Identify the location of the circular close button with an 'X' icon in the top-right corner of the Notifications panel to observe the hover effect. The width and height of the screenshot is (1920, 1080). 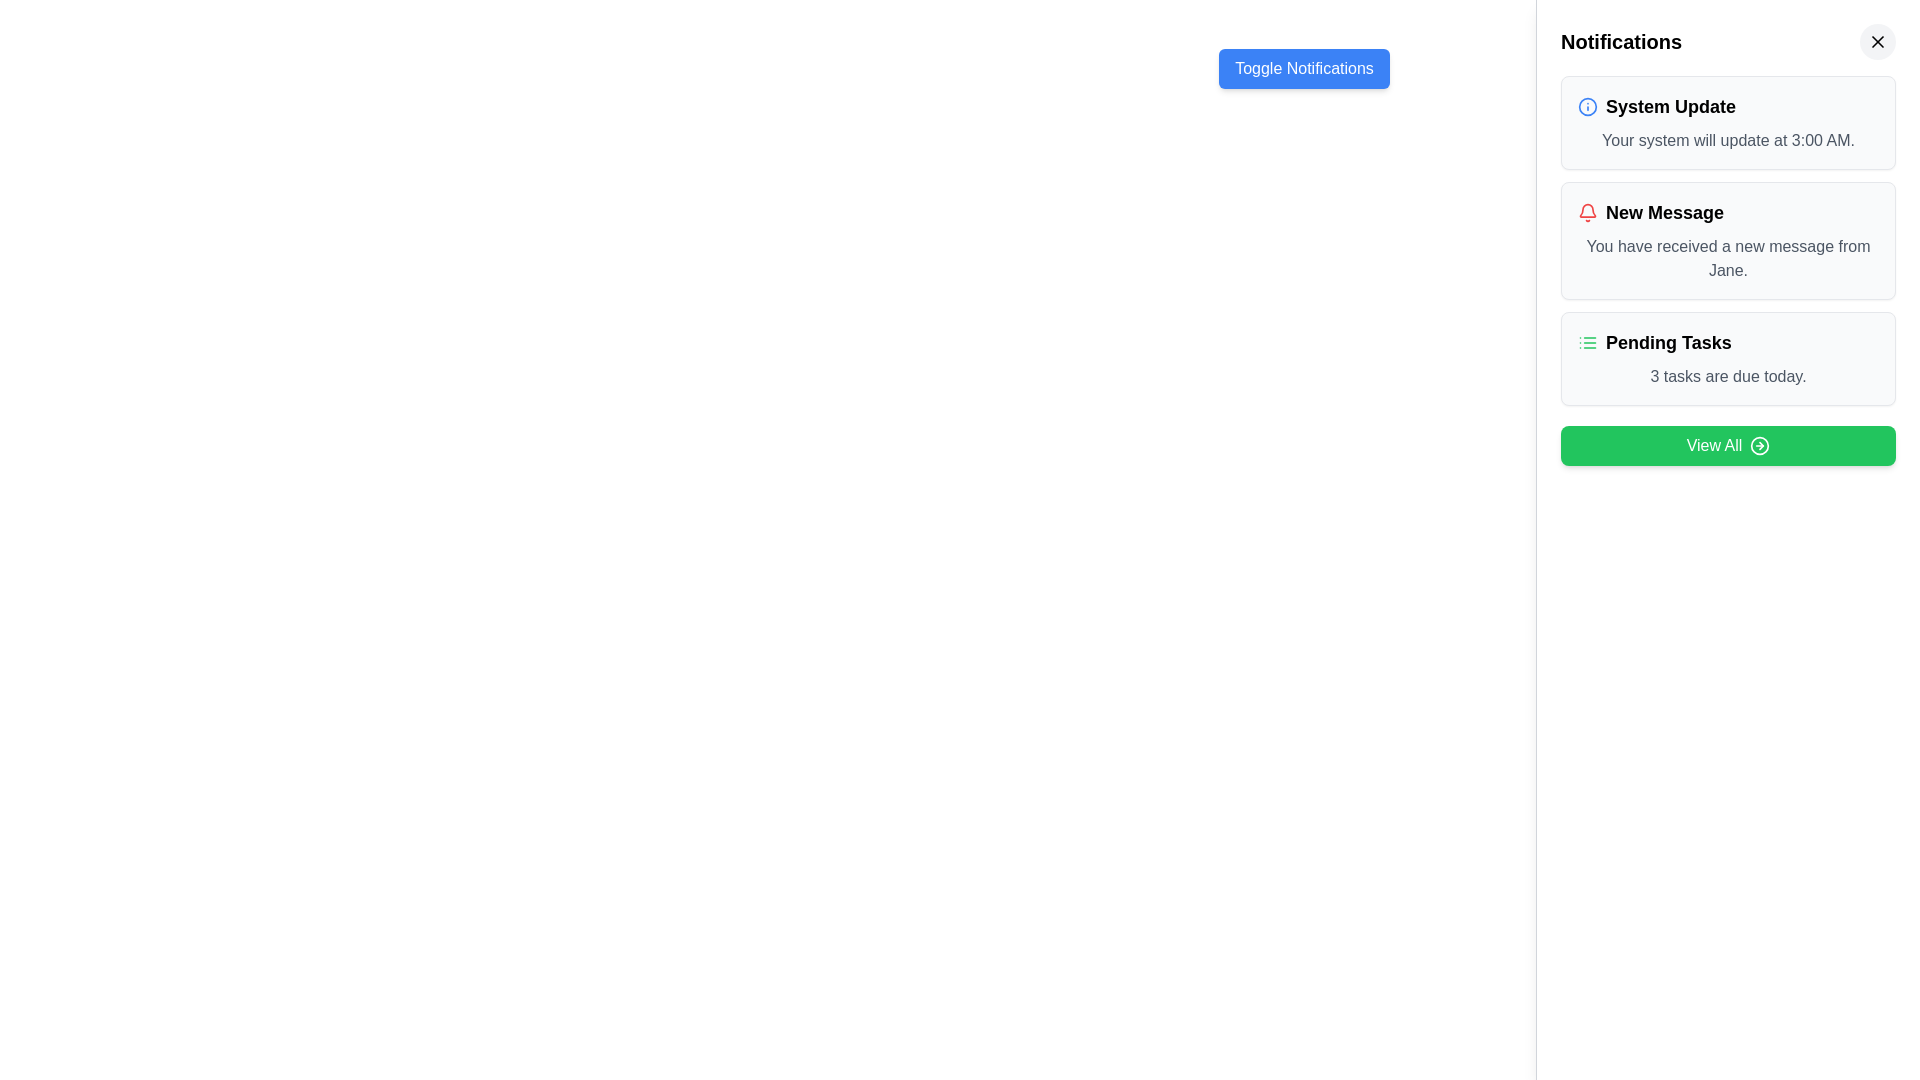
(1876, 42).